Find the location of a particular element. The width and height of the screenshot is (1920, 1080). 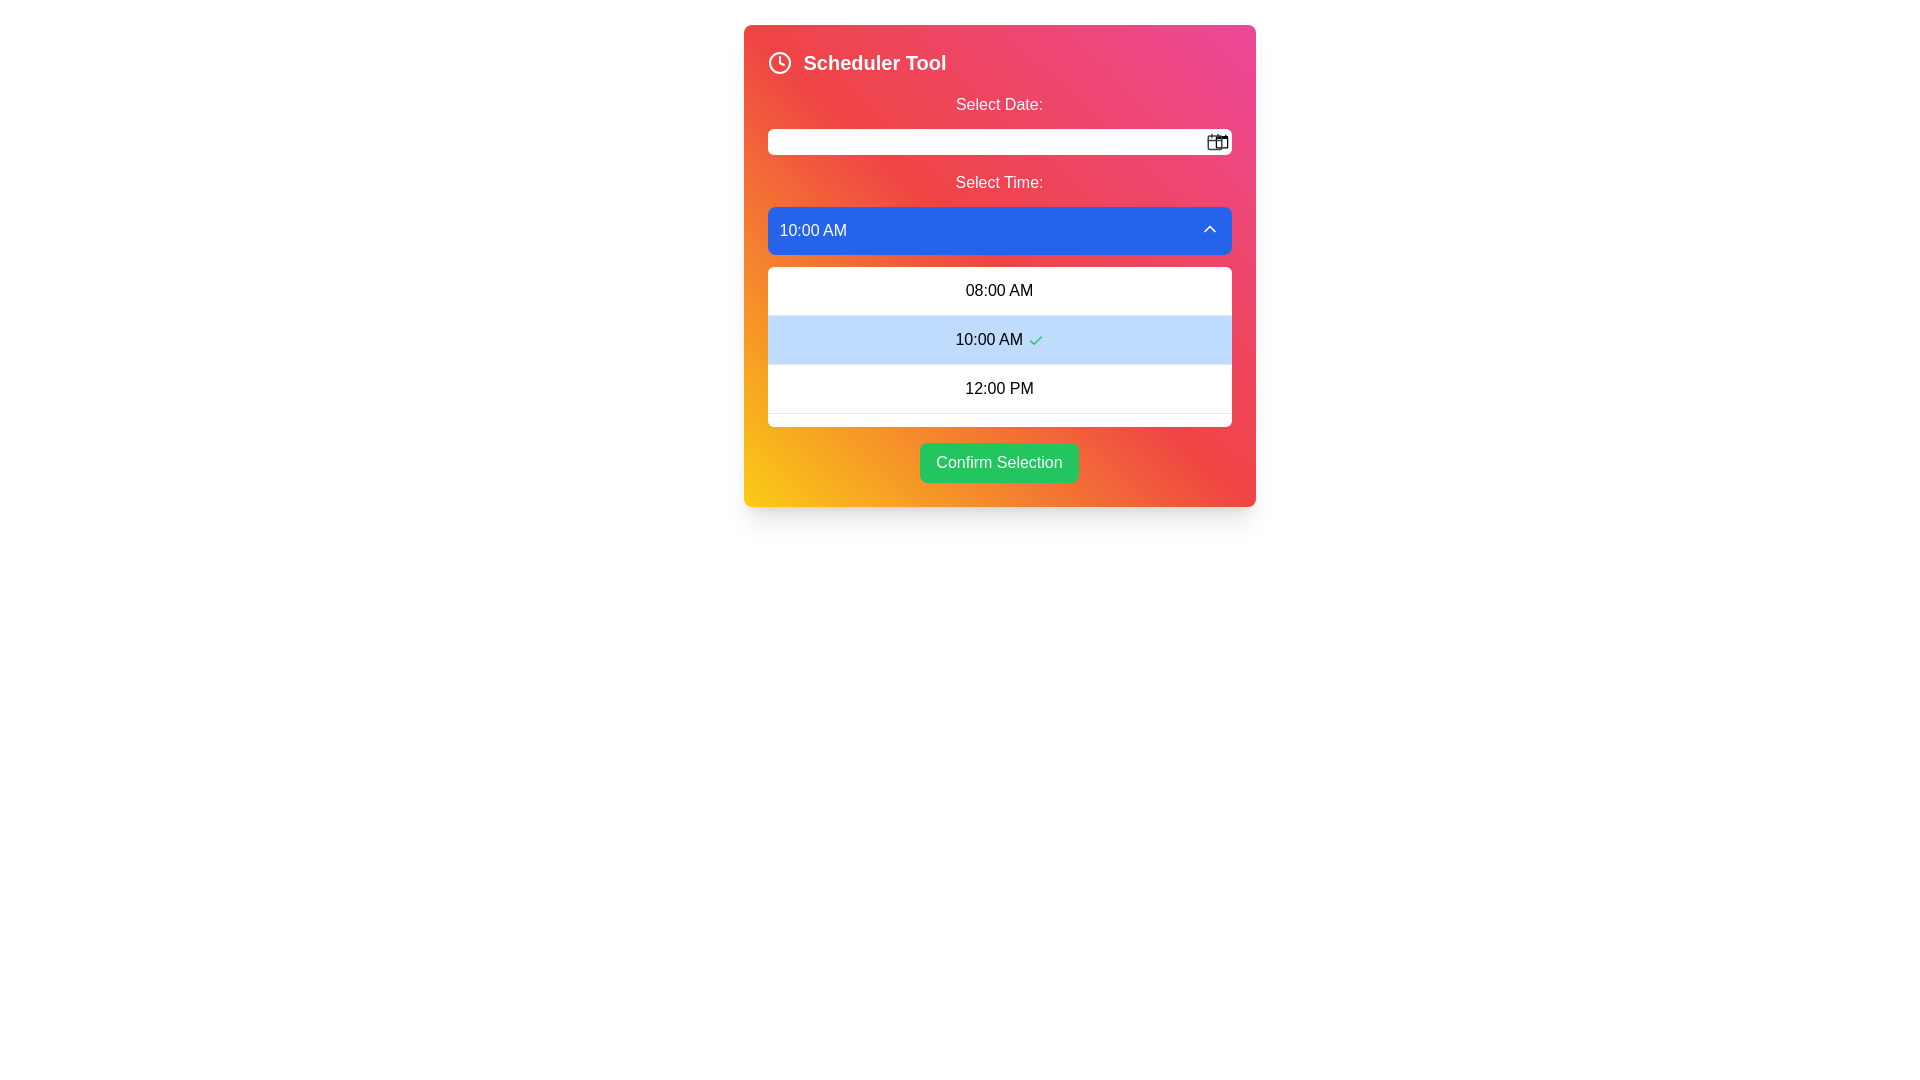

the dropdown button displaying '10:00 AM' for keyboard navigation is located at coordinates (999, 230).